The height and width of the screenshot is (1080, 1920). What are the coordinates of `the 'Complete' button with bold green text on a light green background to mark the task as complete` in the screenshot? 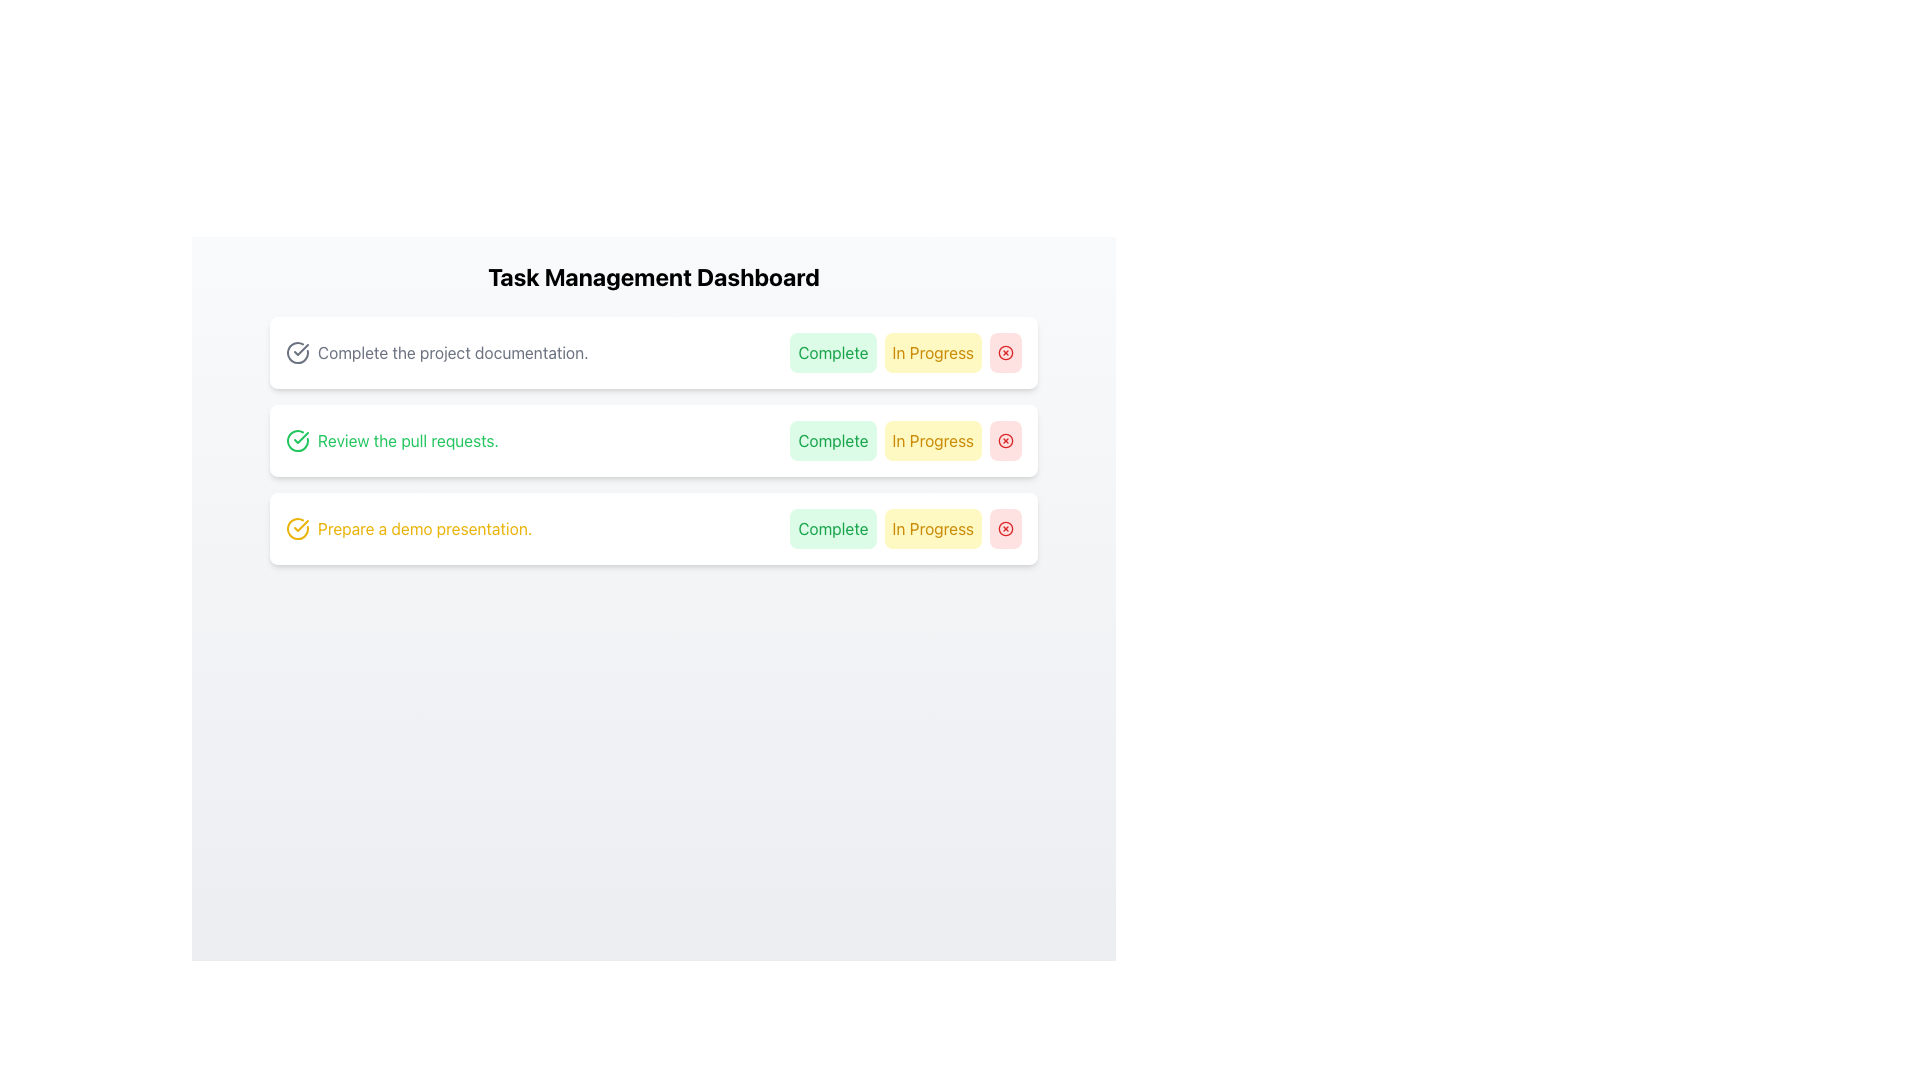 It's located at (833, 439).